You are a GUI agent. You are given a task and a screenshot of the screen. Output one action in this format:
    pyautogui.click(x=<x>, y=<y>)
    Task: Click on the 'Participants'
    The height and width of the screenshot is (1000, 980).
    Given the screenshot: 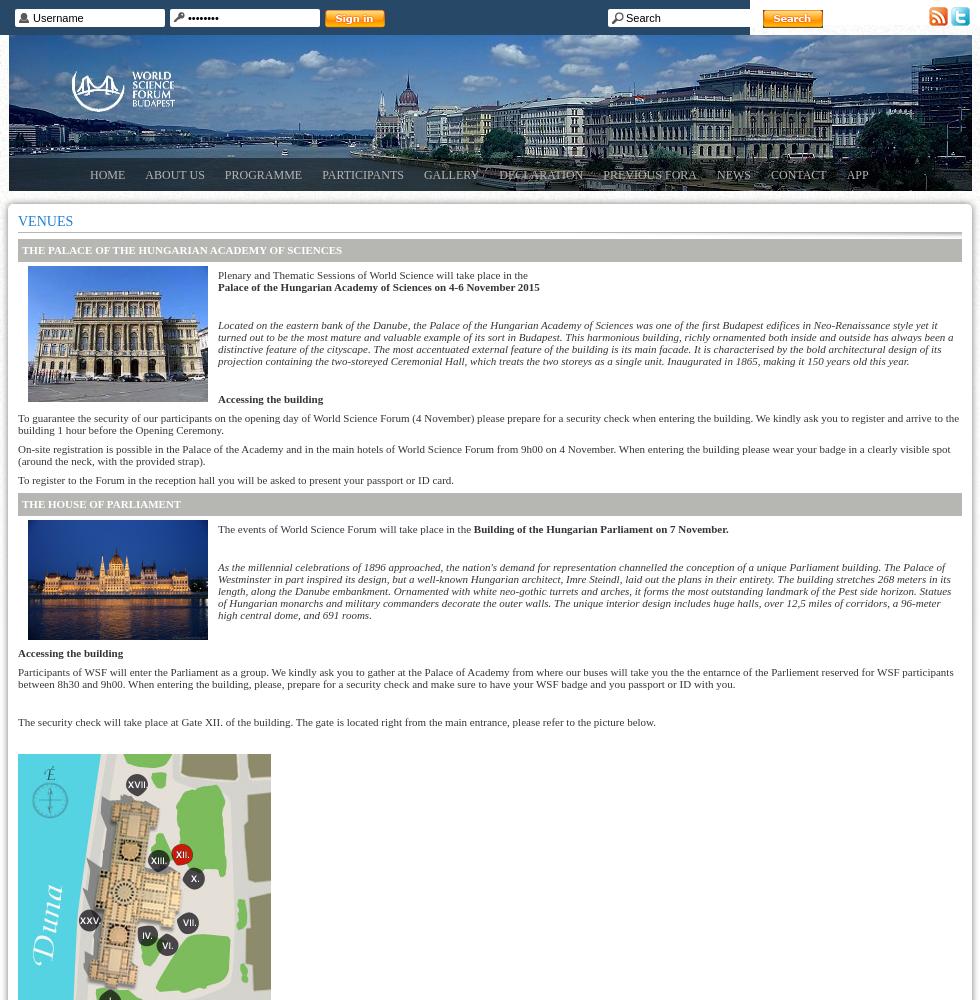 What is the action you would take?
    pyautogui.click(x=362, y=175)
    